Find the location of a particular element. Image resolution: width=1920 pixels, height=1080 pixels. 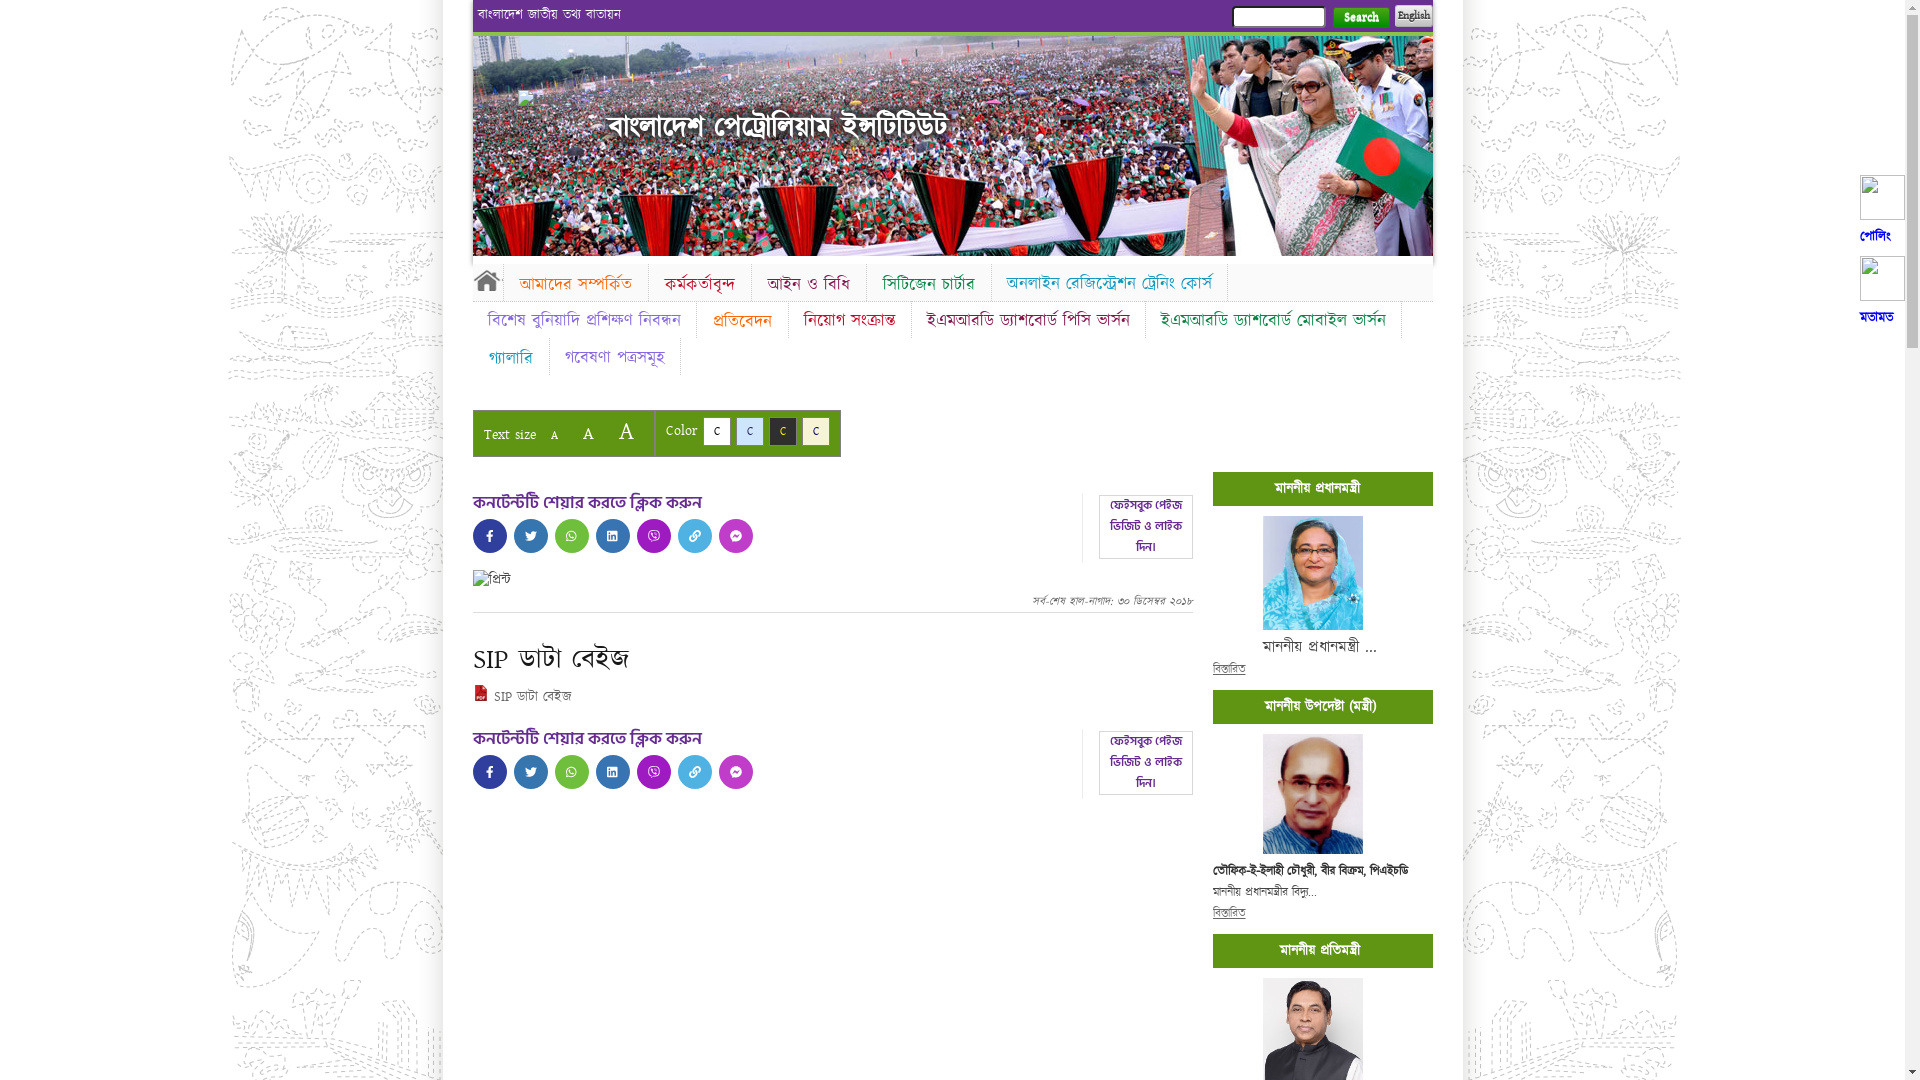

'C' is located at coordinates (701, 430).